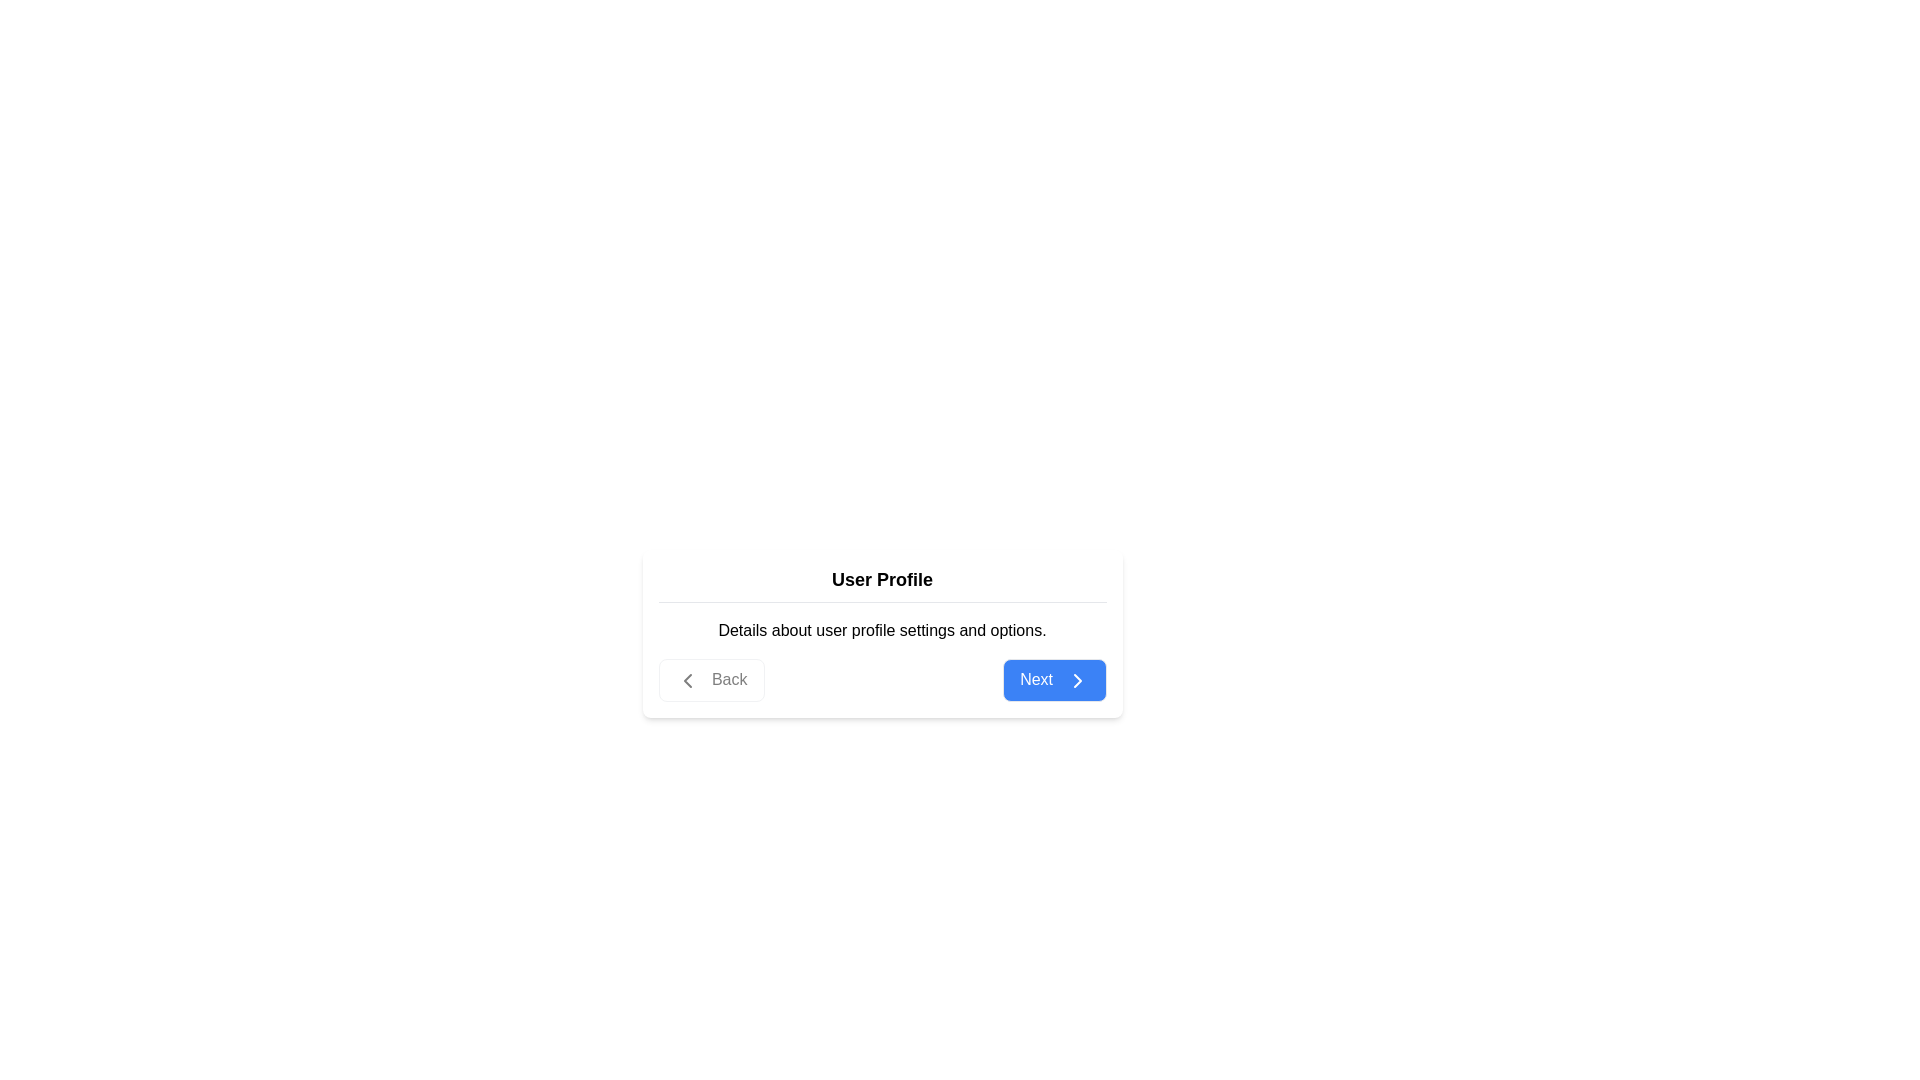 This screenshot has width=1920, height=1080. Describe the element at coordinates (687, 679) in the screenshot. I see `the left-pointing chevron icon styled as an SVG graphic within the 'Back' button` at that location.